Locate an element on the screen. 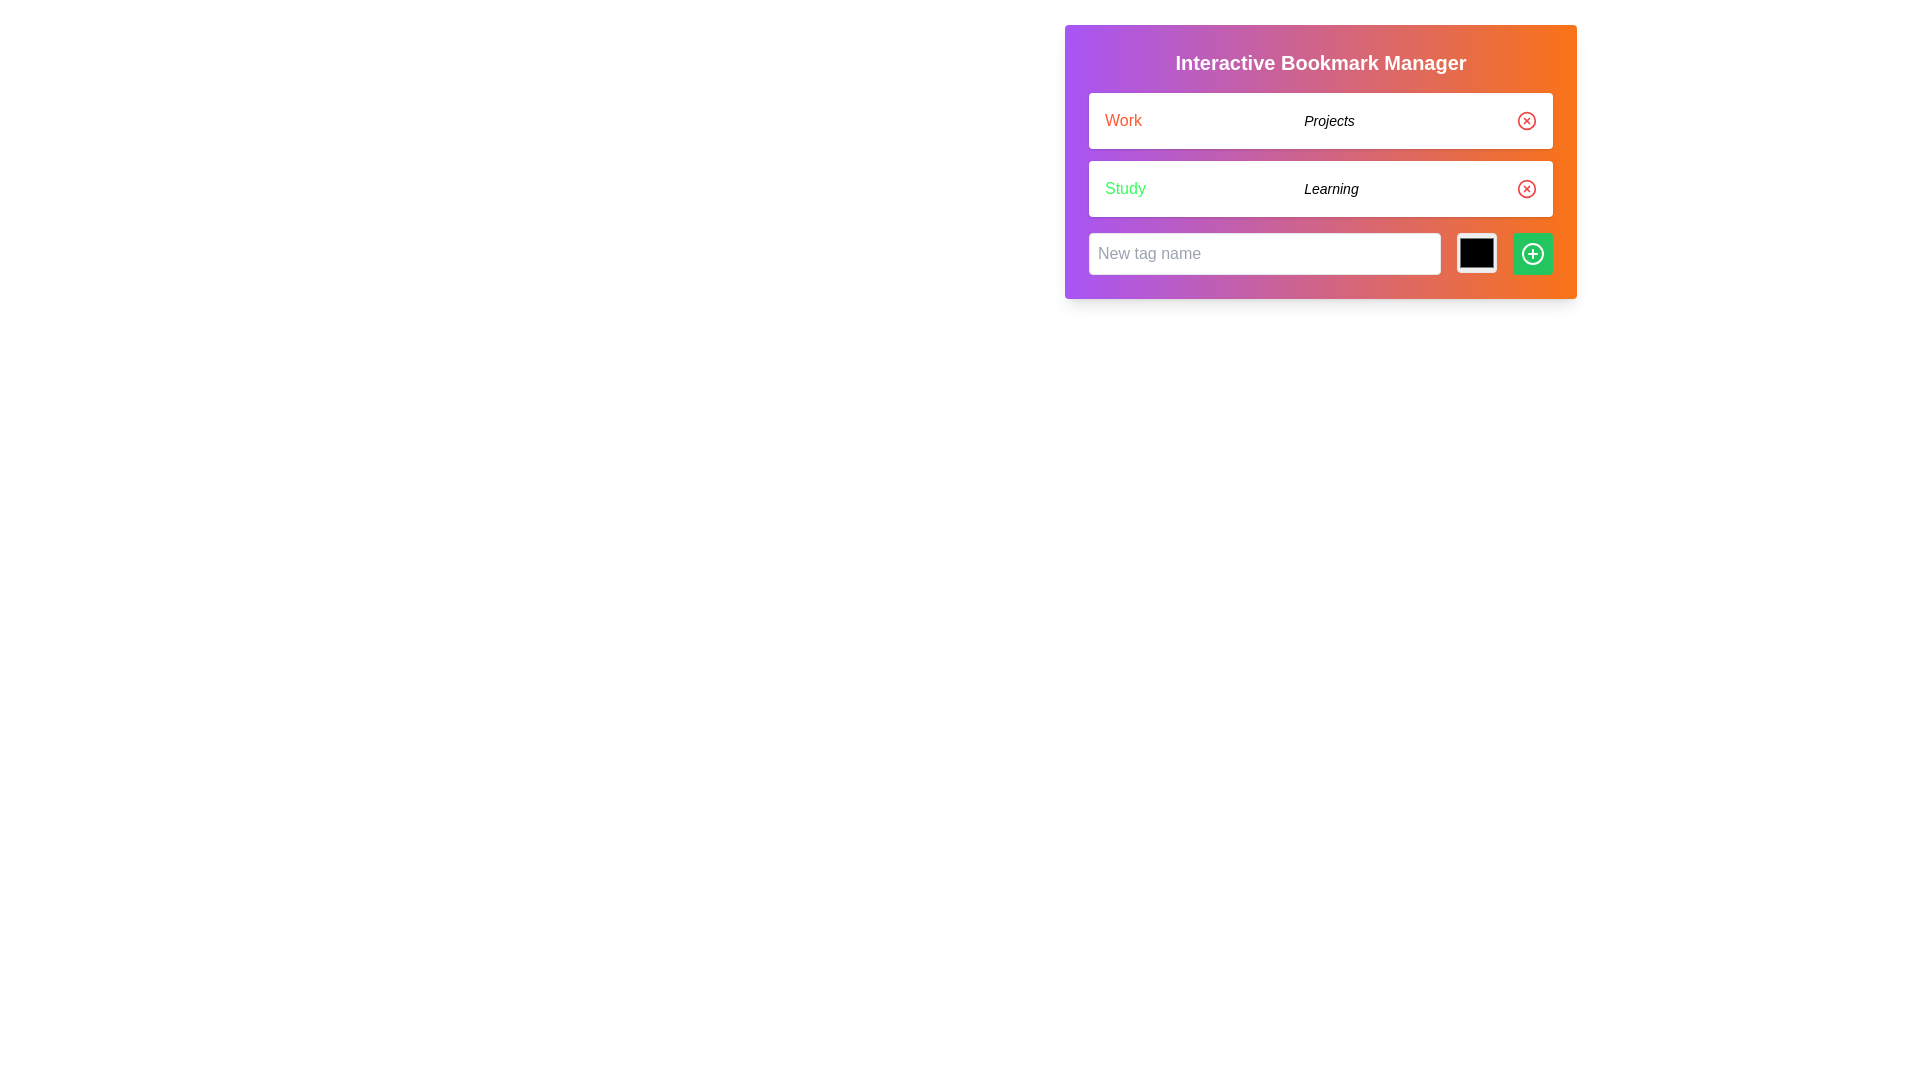 The height and width of the screenshot is (1080, 1920). tag's title labeled 'Work Projects' from the first List Item with Removable Tag in the 'Interactive Bookmark Manager' is located at coordinates (1320, 120).